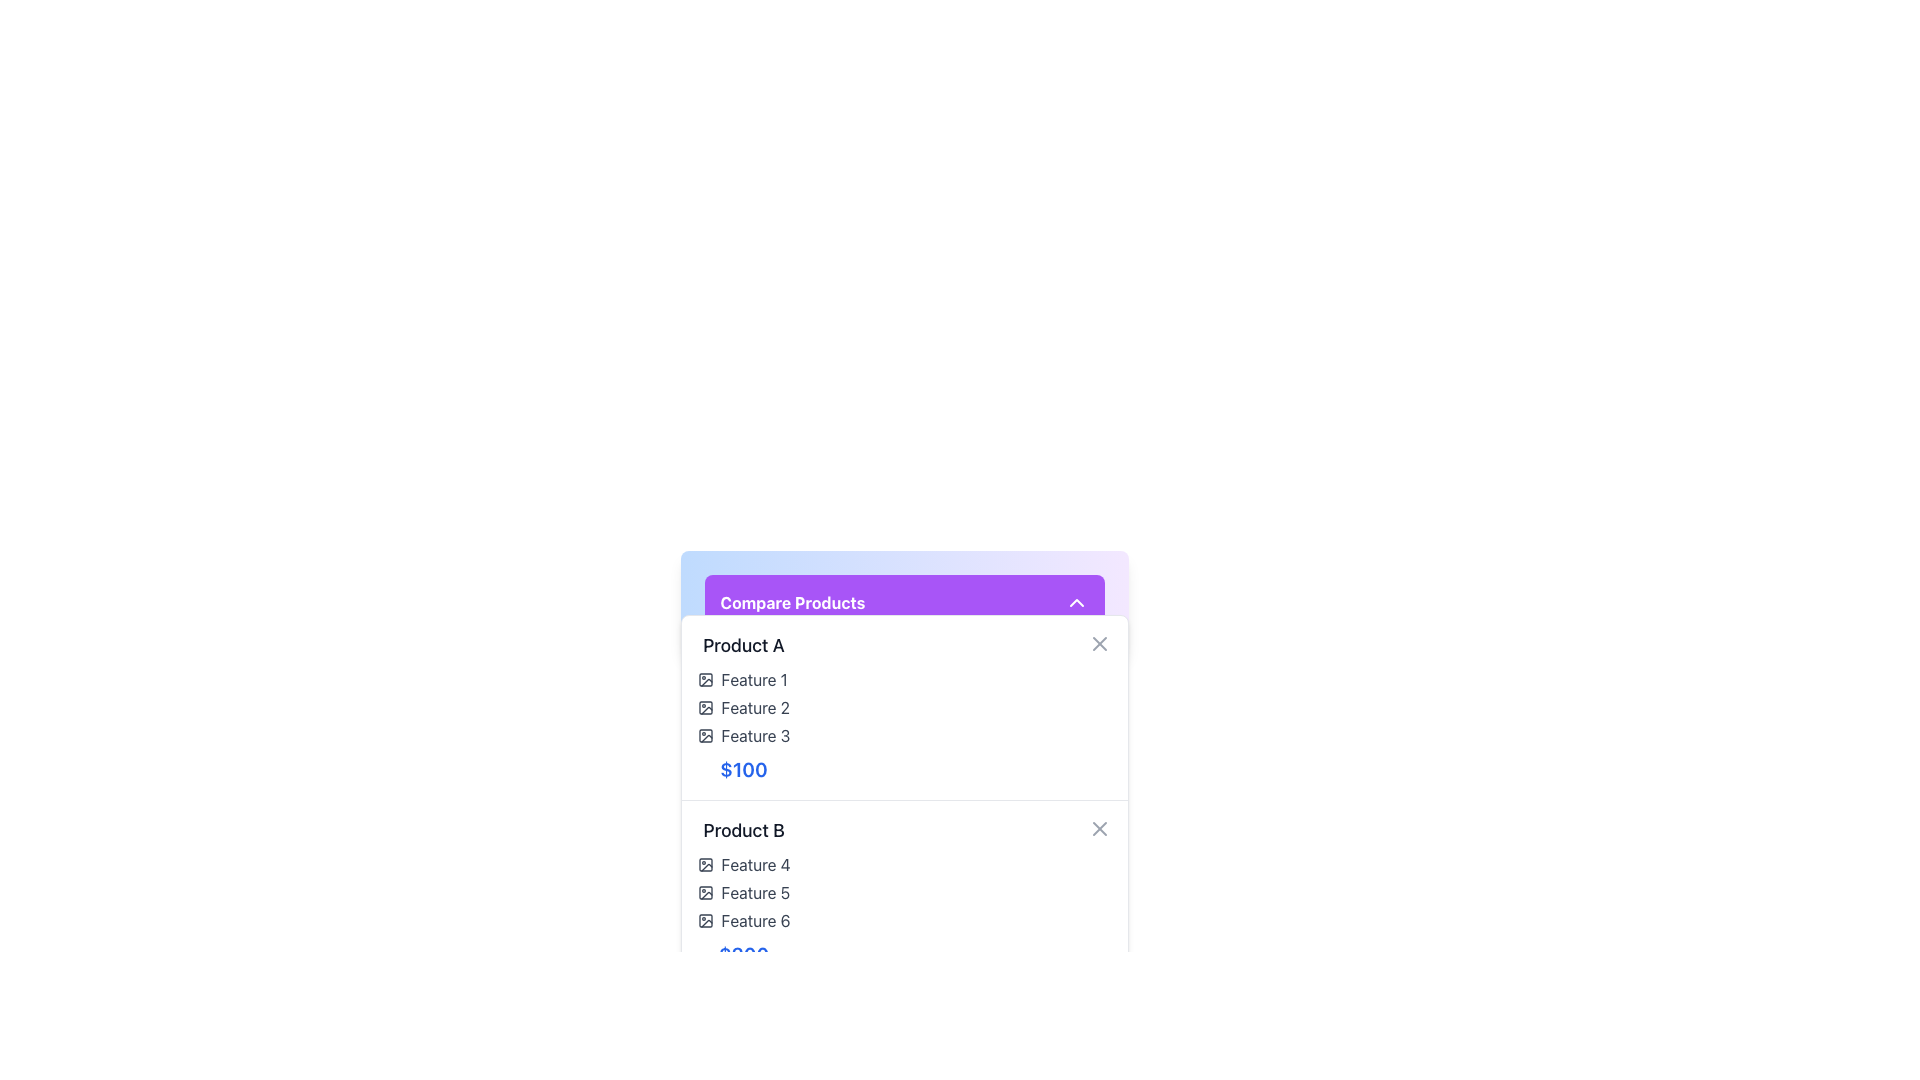 The width and height of the screenshot is (1920, 1080). What do you see at coordinates (705, 921) in the screenshot?
I see `the small icon resembling a picture frame with a circular figure and a diagonal line across it, located to the left of the 'Feature 6' text under 'Product B'` at bounding box center [705, 921].